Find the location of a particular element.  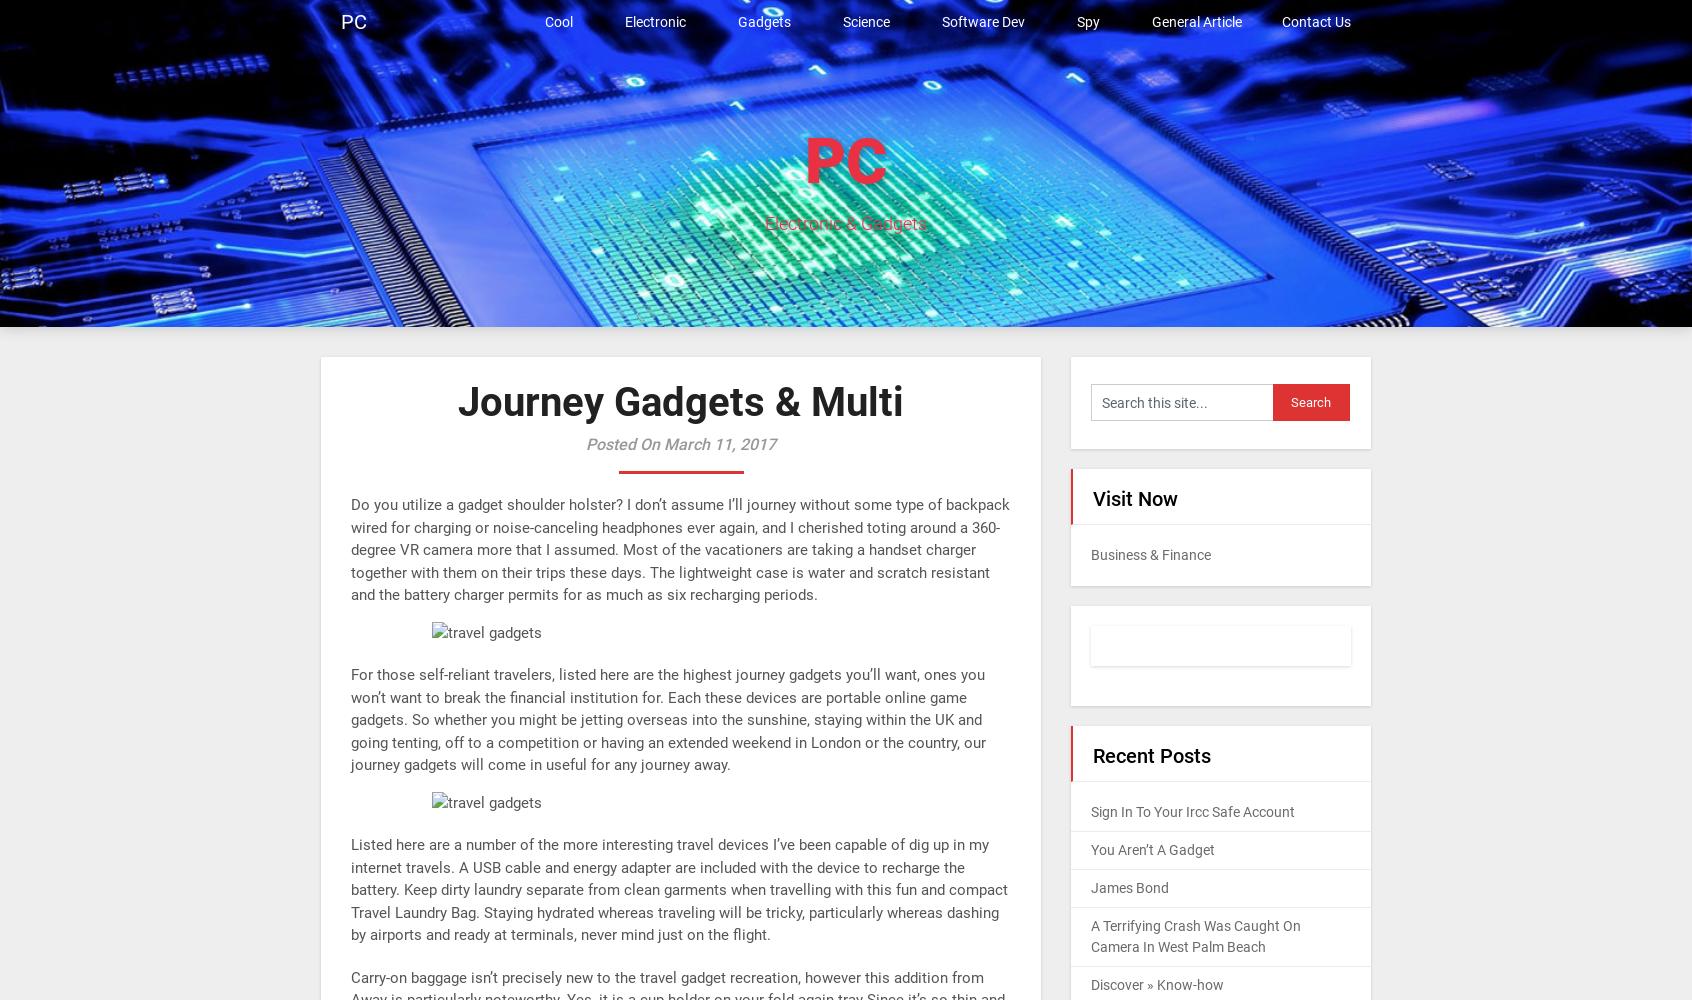

'Spy' is located at coordinates (1076, 22).